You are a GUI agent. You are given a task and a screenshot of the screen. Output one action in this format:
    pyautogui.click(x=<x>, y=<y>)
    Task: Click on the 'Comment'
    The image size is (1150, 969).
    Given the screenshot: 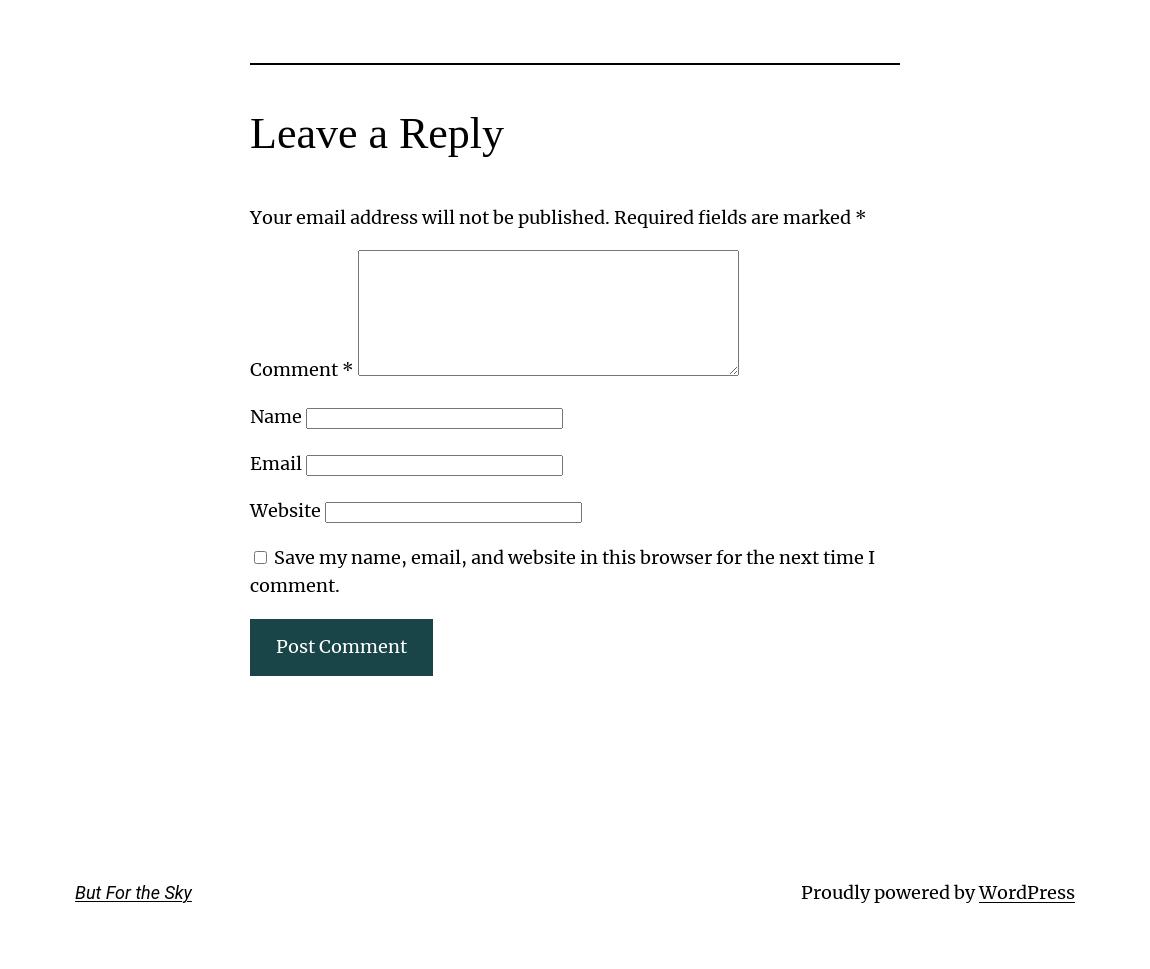 What is the action you would take?
    pyautogui.click(x=296, y=369)
    